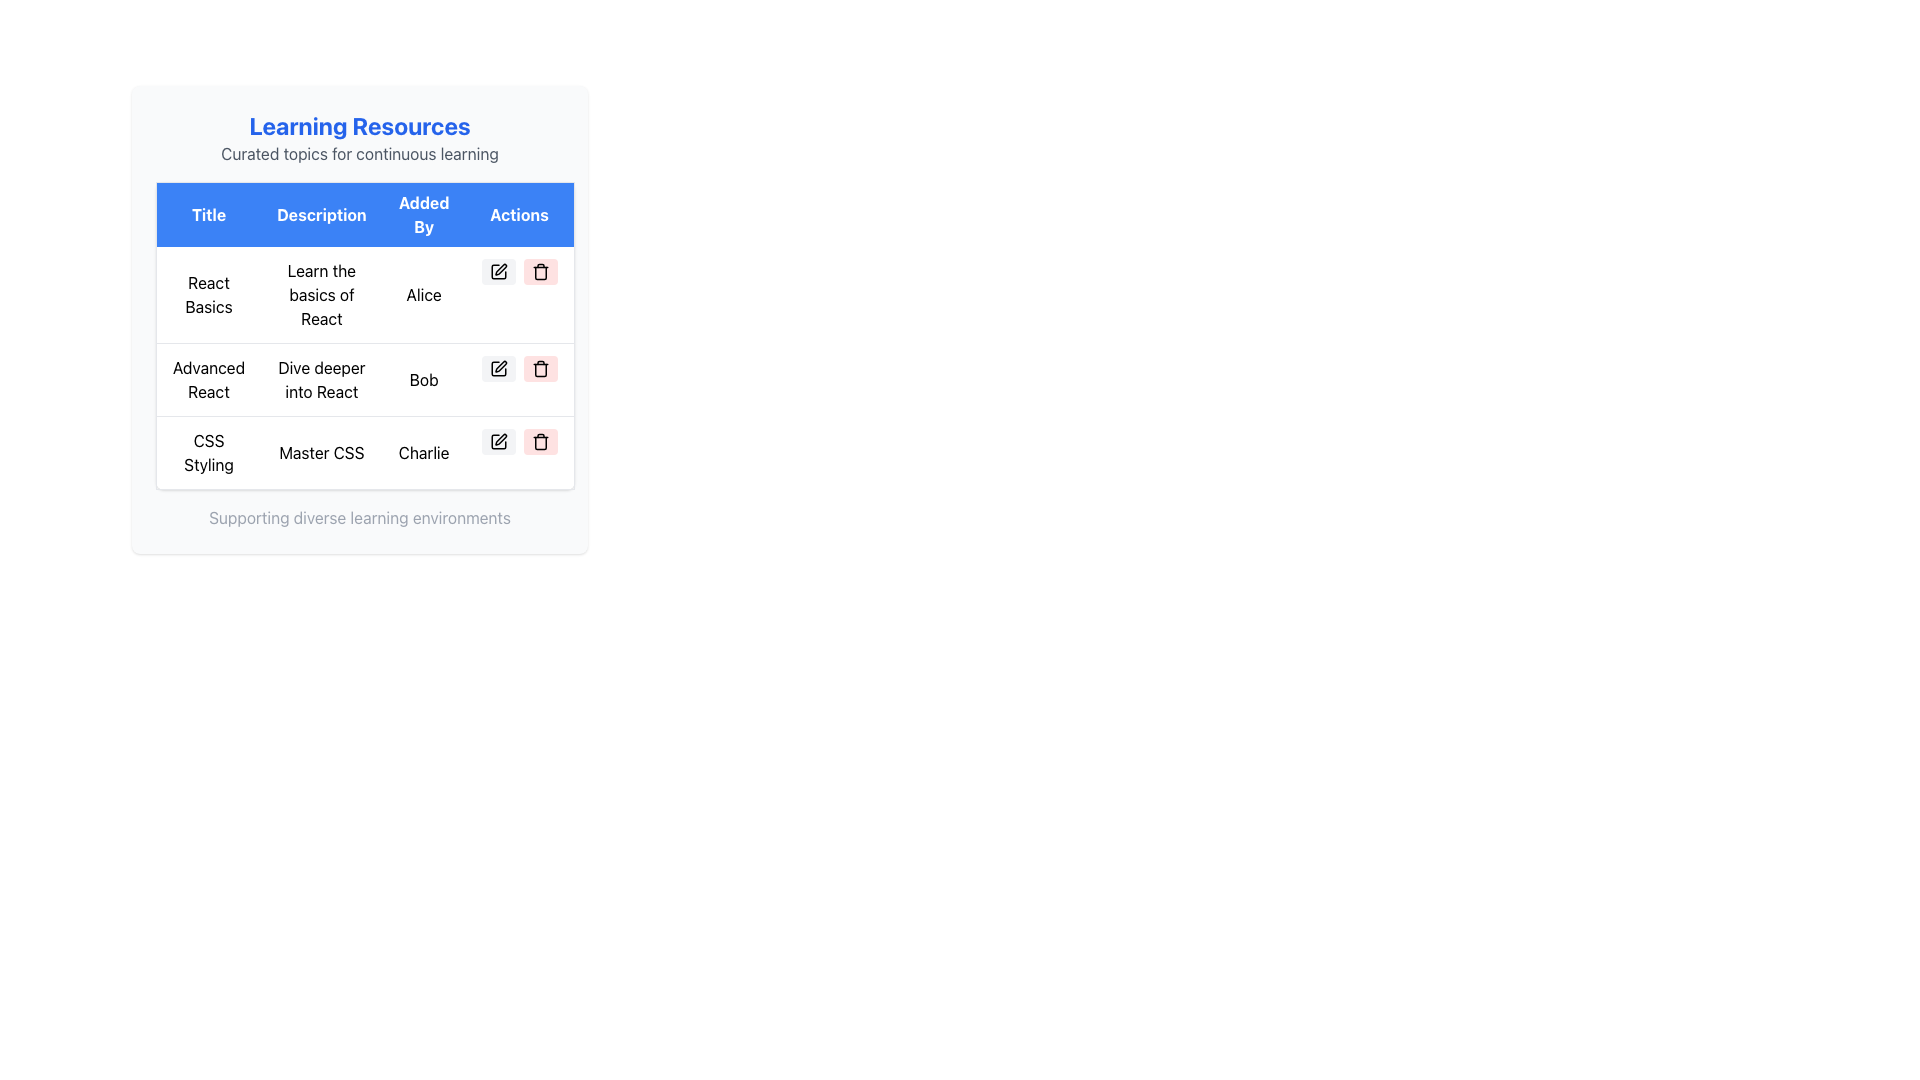 The image size is (1920, 1080). What do you see at coordinates (540, 369) in the screenshot?
I see `the trash can icon styled button located in the 'Actions' column of the second row in the table, adjacent to the edit icon` at bounding box center [540, 369].